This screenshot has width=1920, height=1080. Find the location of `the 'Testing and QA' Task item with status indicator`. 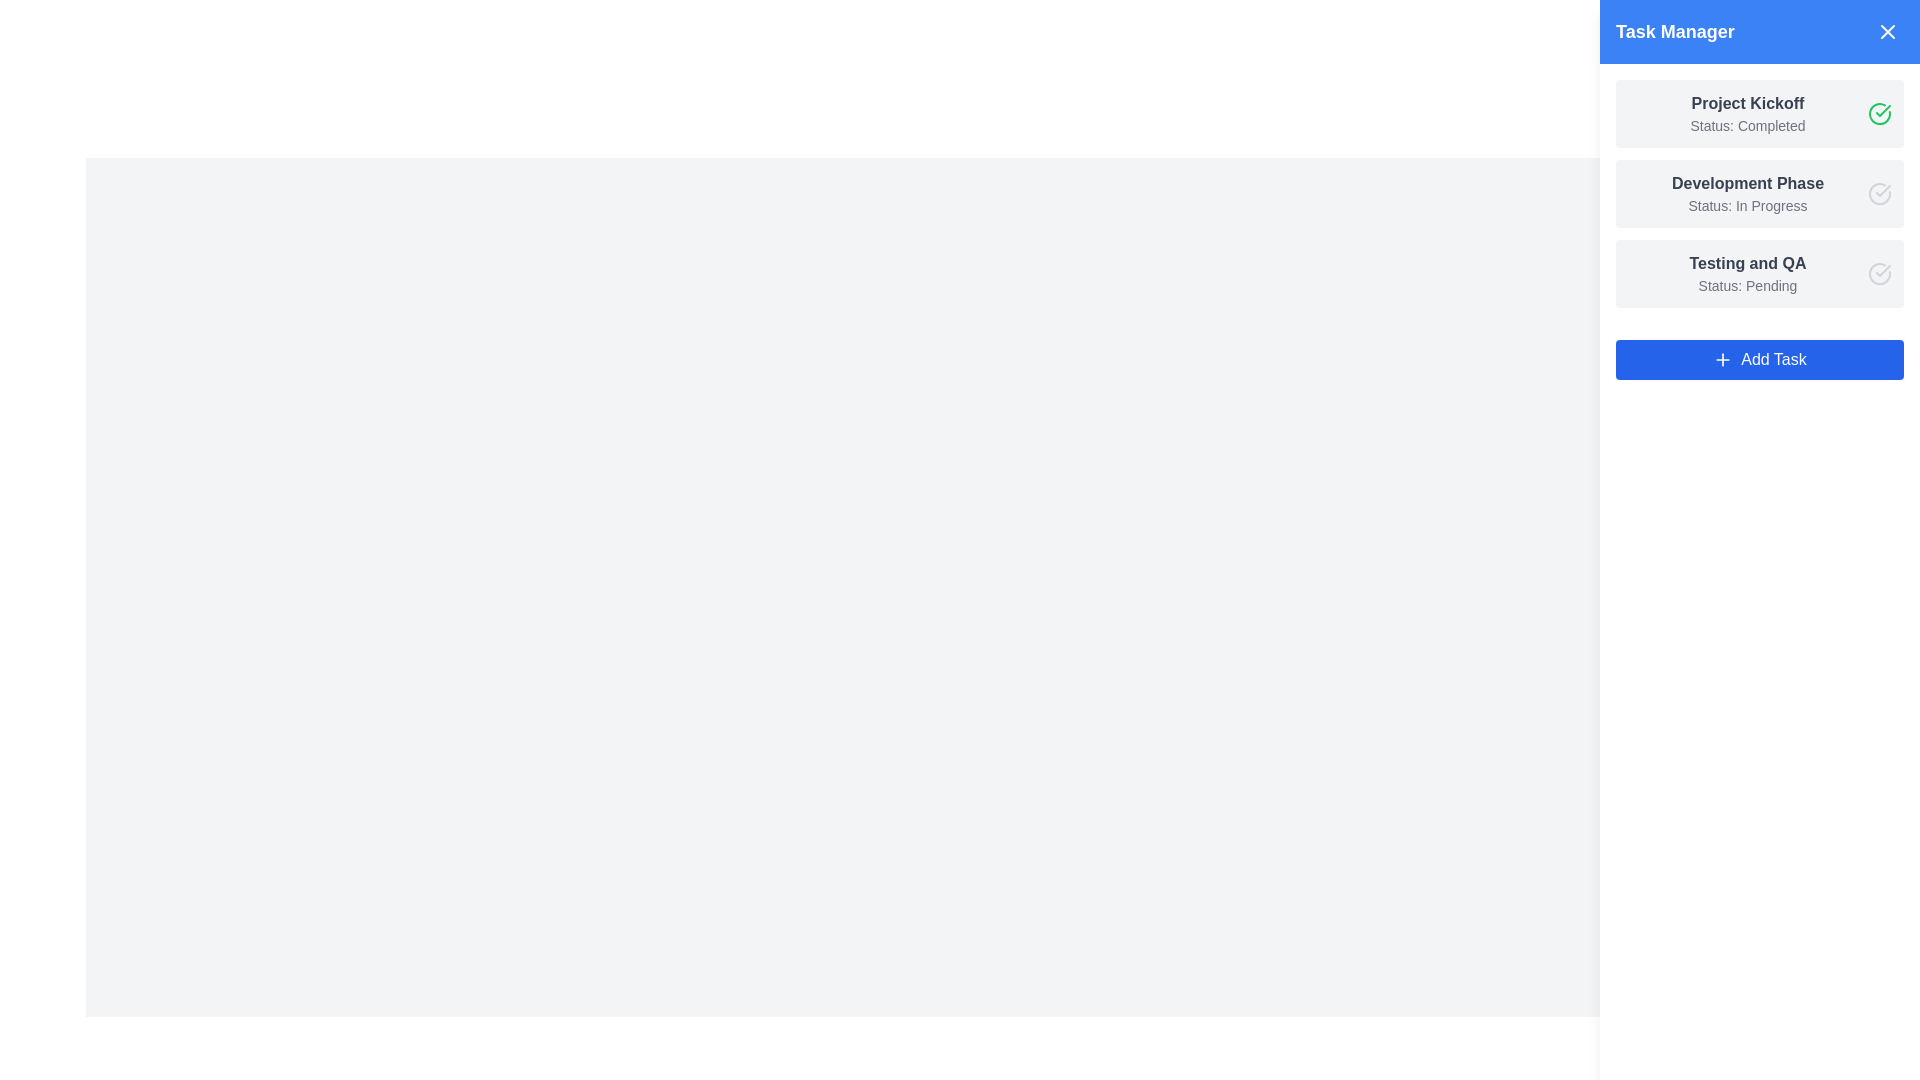

the 'Testing and QA' Task item with status indicator is located at coordinates (1760, 273).